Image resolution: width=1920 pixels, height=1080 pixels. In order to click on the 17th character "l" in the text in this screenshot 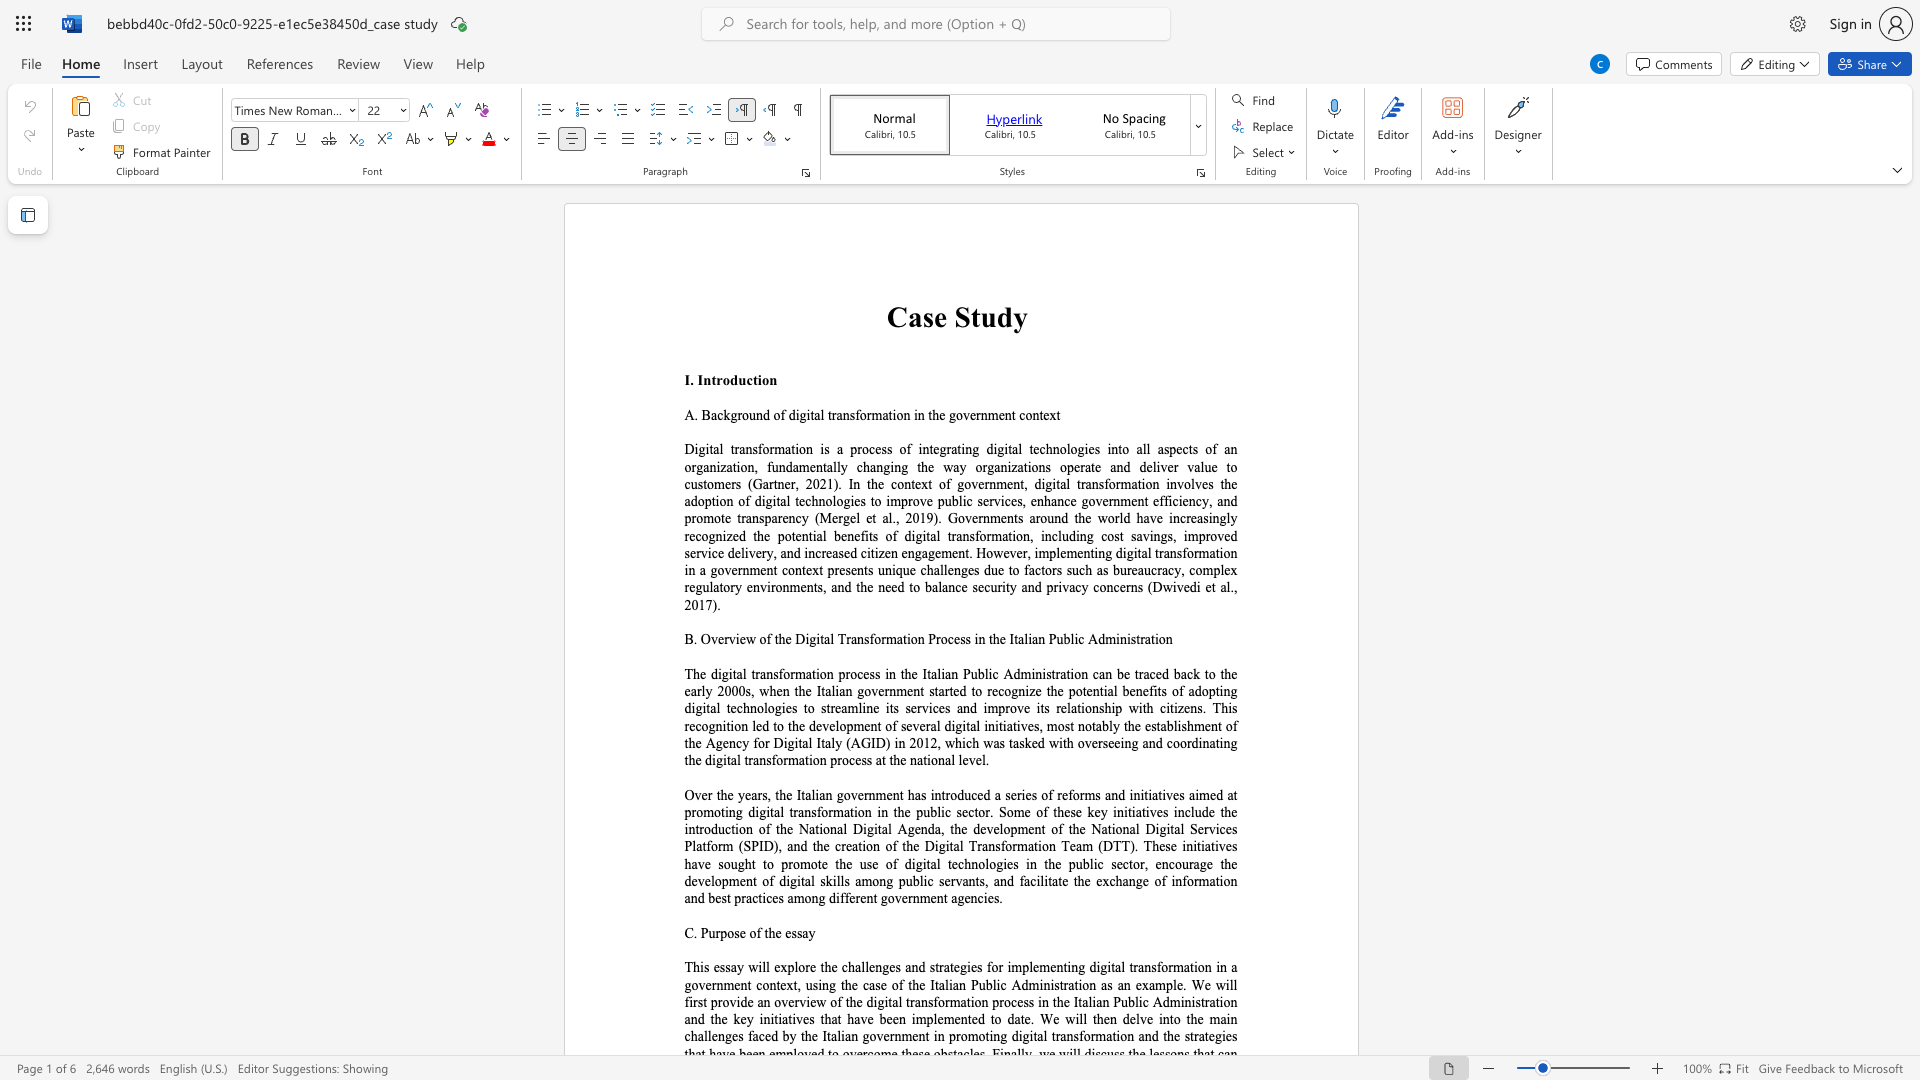, I will do `click(810, 743)`.